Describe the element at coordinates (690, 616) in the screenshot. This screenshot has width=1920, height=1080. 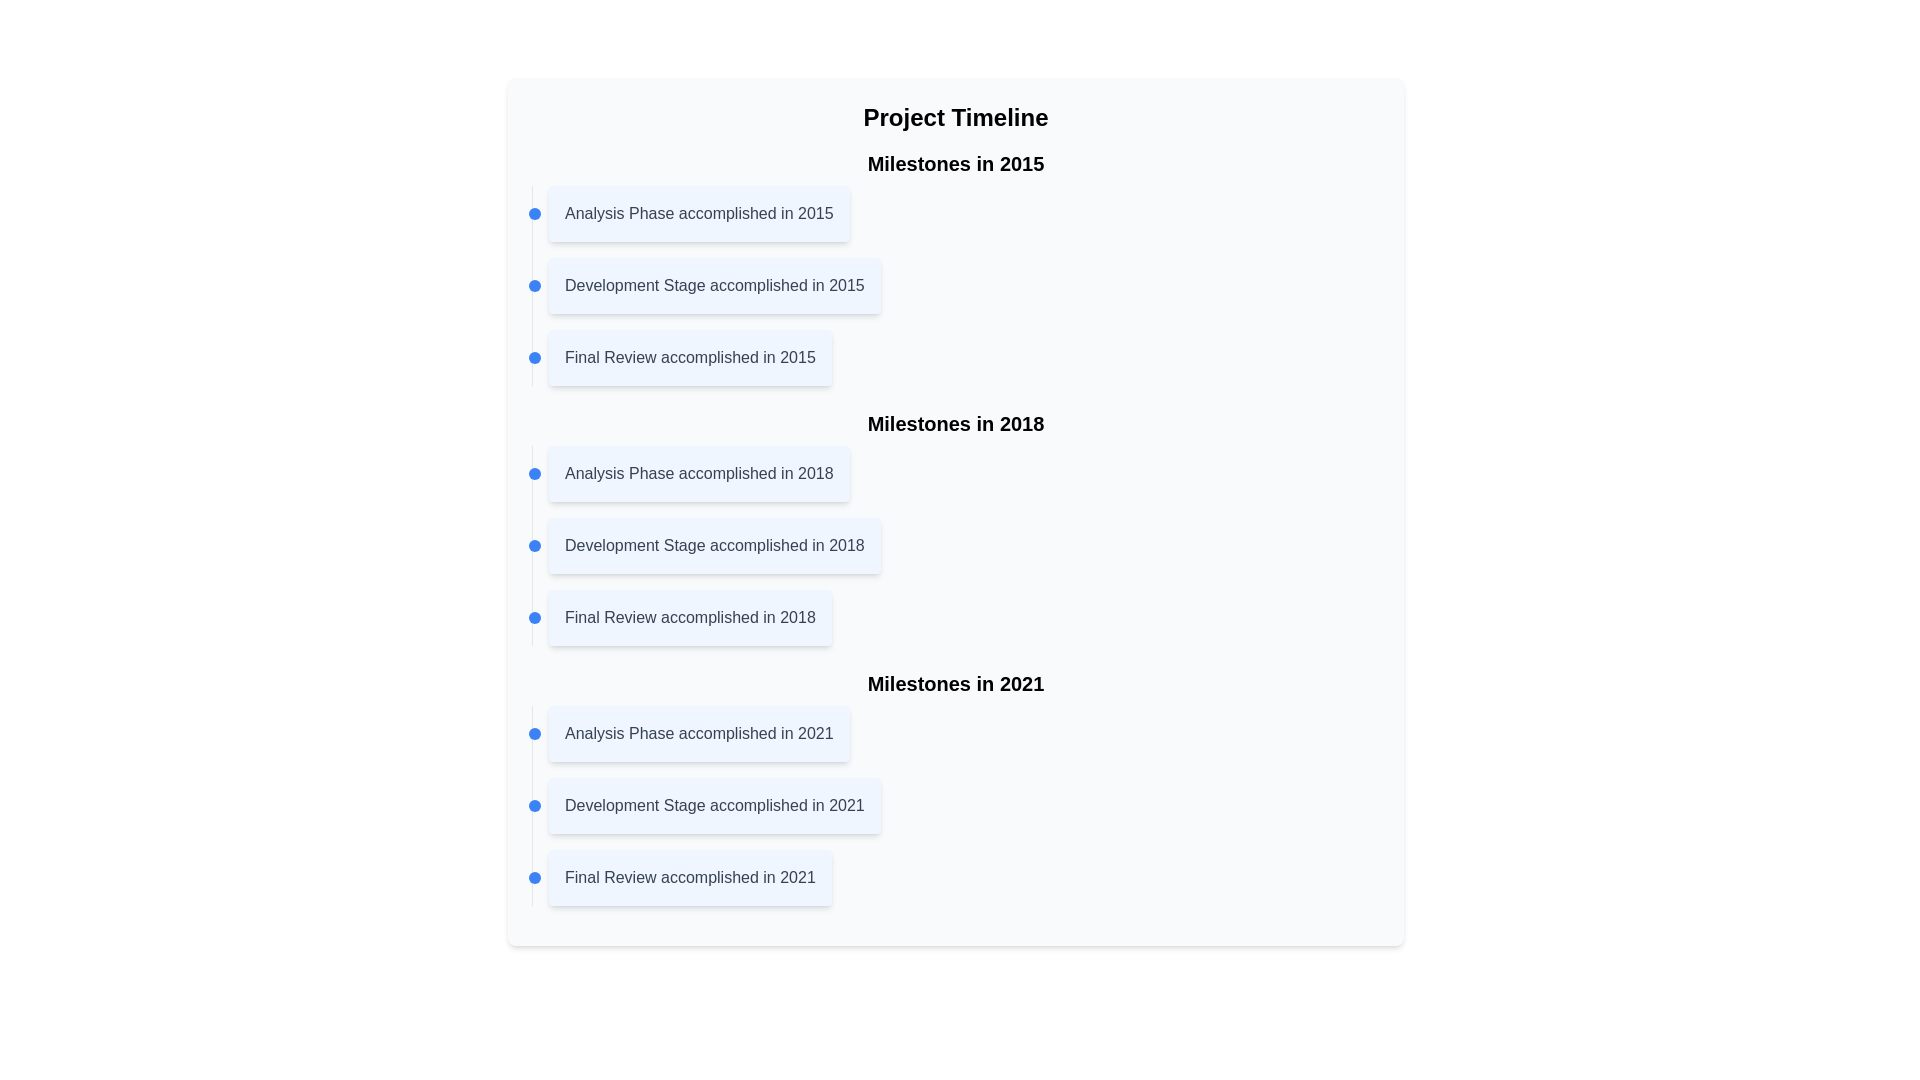
I see `the Informational Label with the text 'Final Review accomplished in 2018', which has a light blue background and is located under the 'Milestones in 2018' section` at that location.